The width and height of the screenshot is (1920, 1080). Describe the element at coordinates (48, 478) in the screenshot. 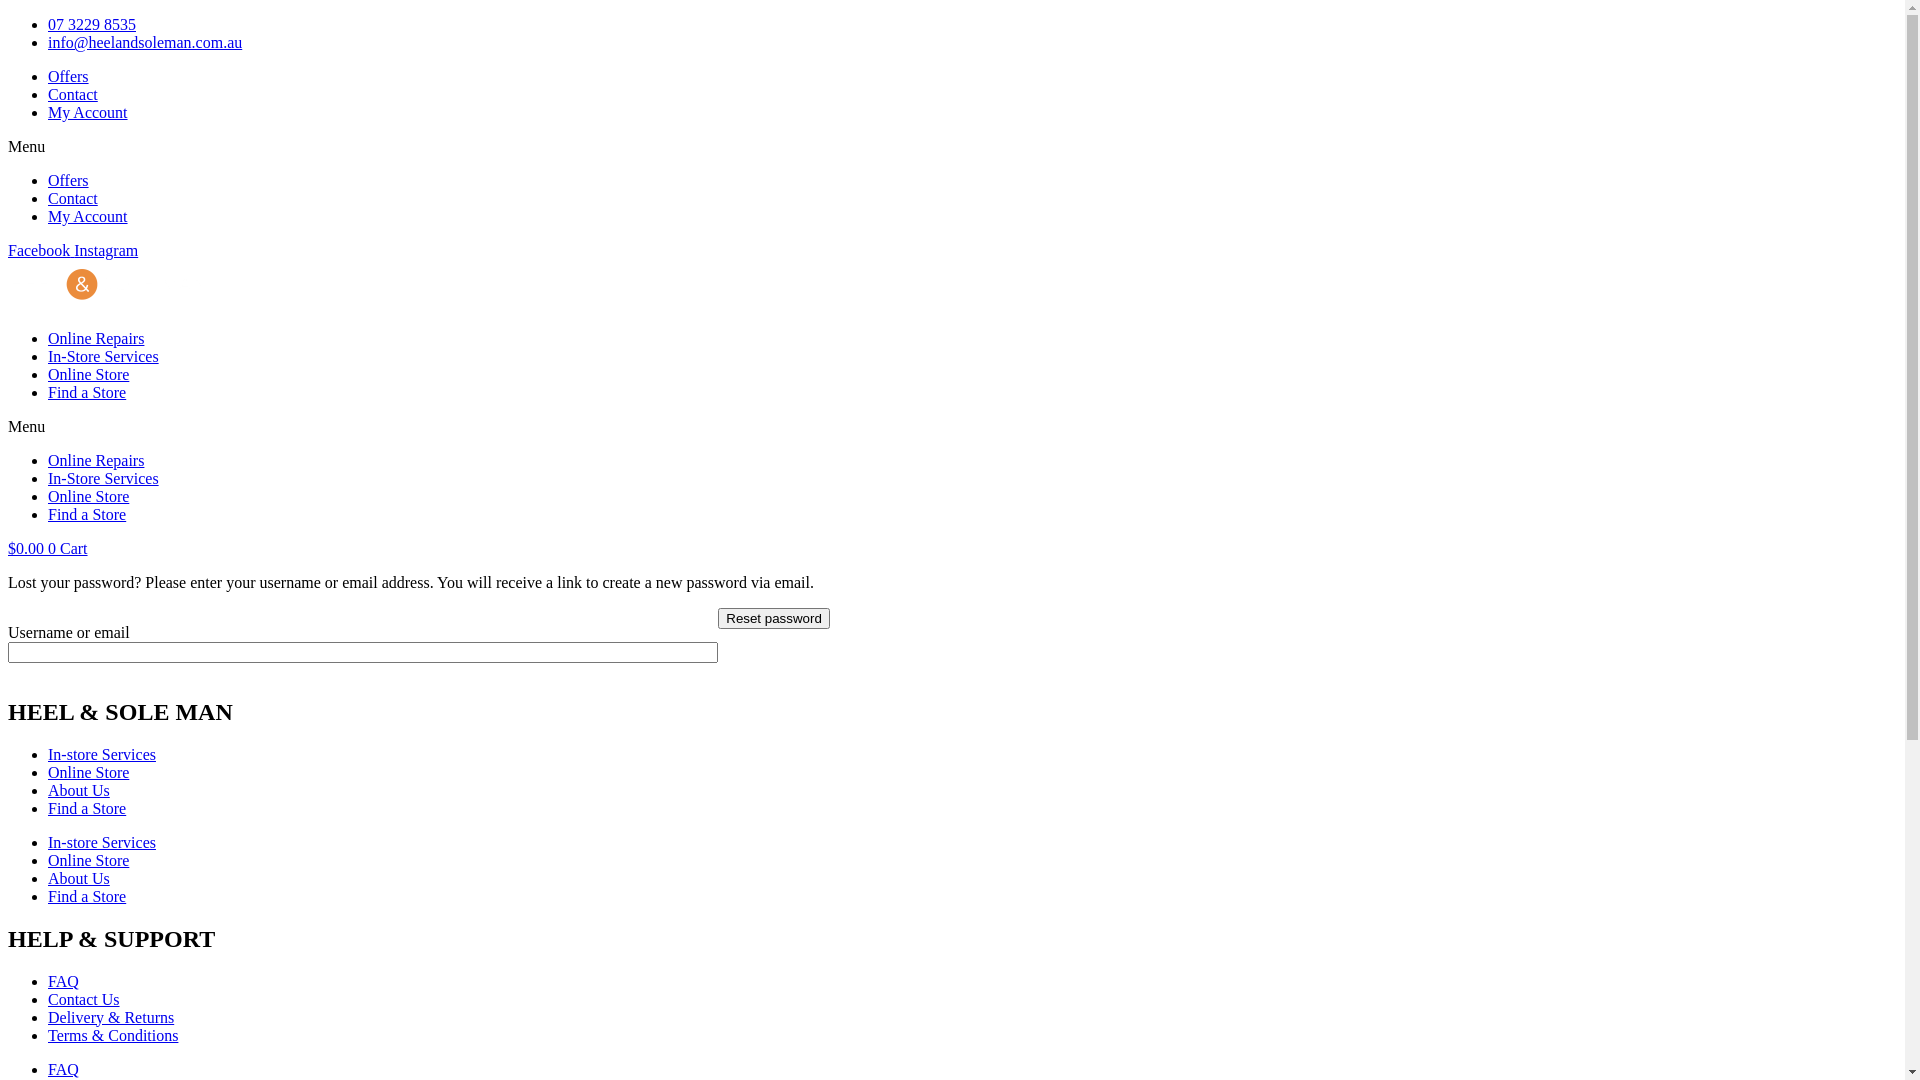

I see `'In-Store Services'` at that location.